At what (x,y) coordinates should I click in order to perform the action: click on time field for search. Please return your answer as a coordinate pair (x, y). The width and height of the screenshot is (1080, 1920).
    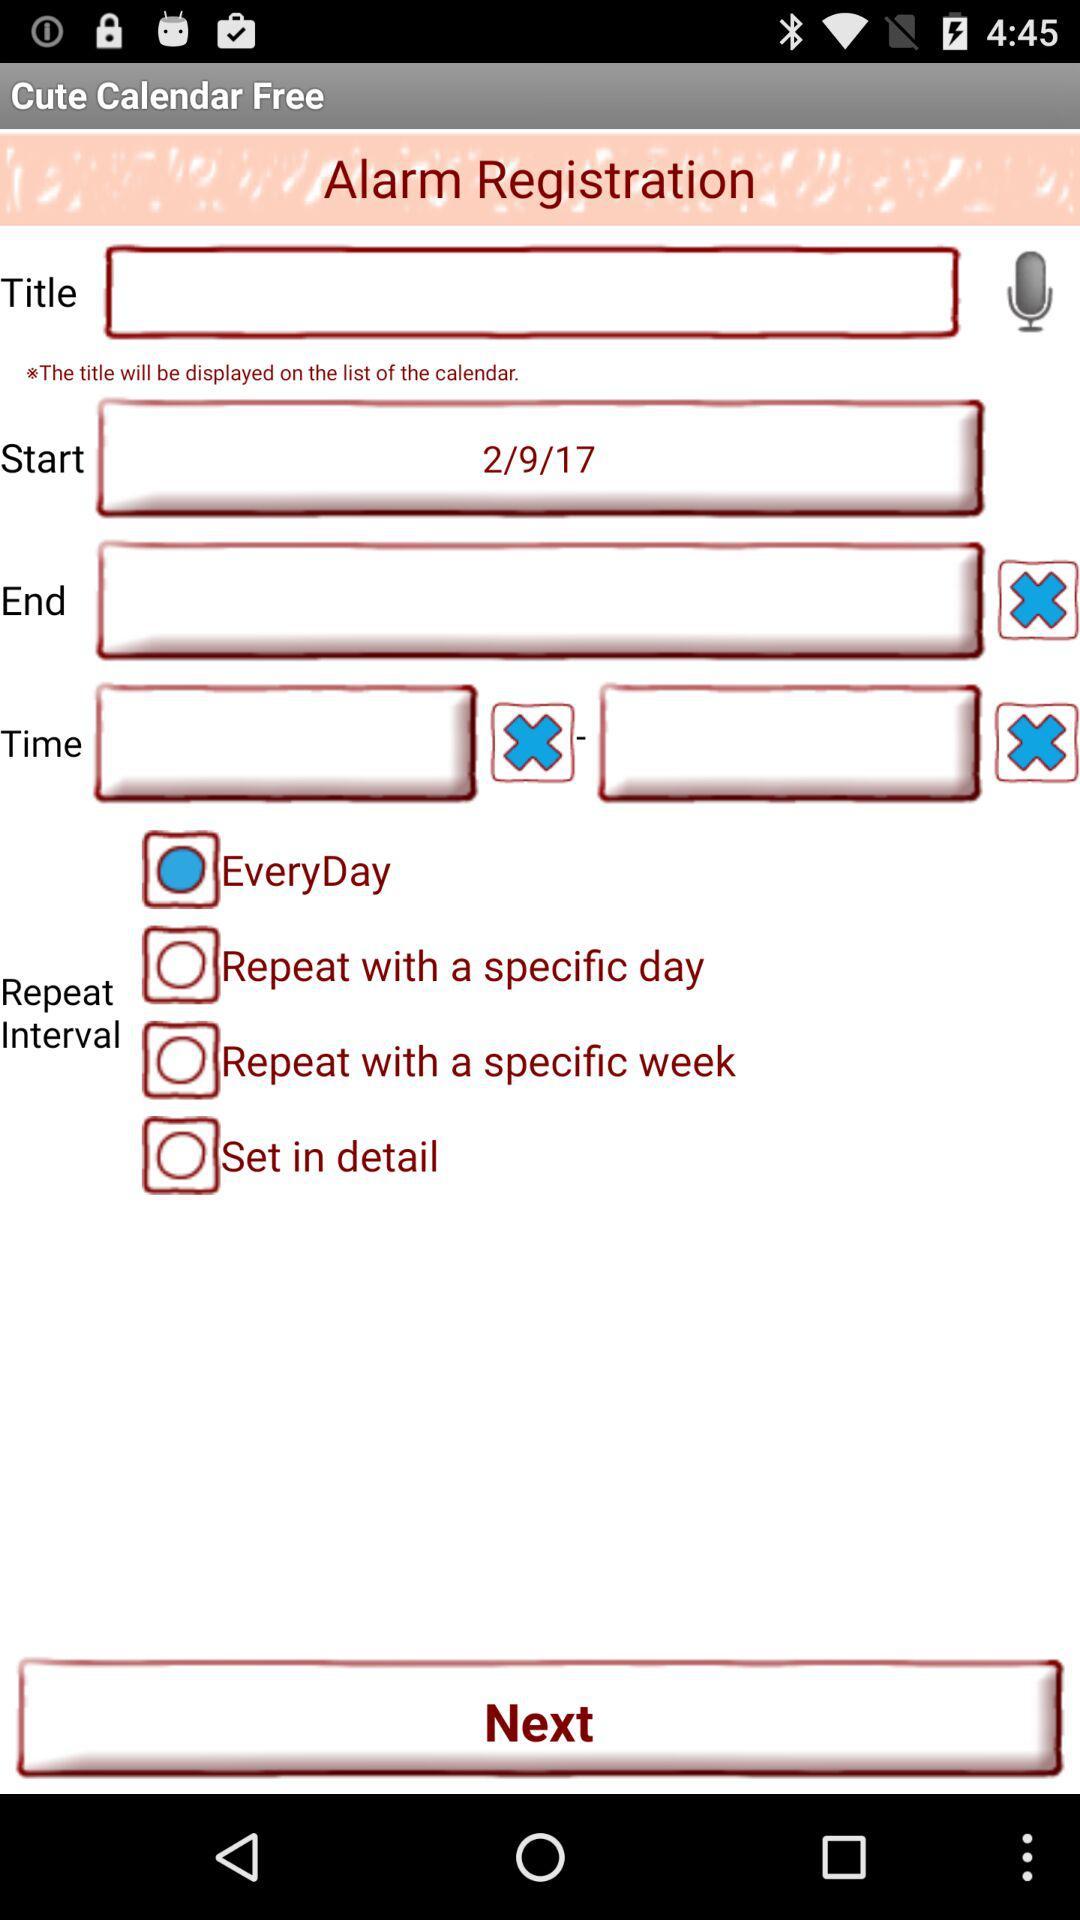
    Looking at the image, I should click on (788, 741).